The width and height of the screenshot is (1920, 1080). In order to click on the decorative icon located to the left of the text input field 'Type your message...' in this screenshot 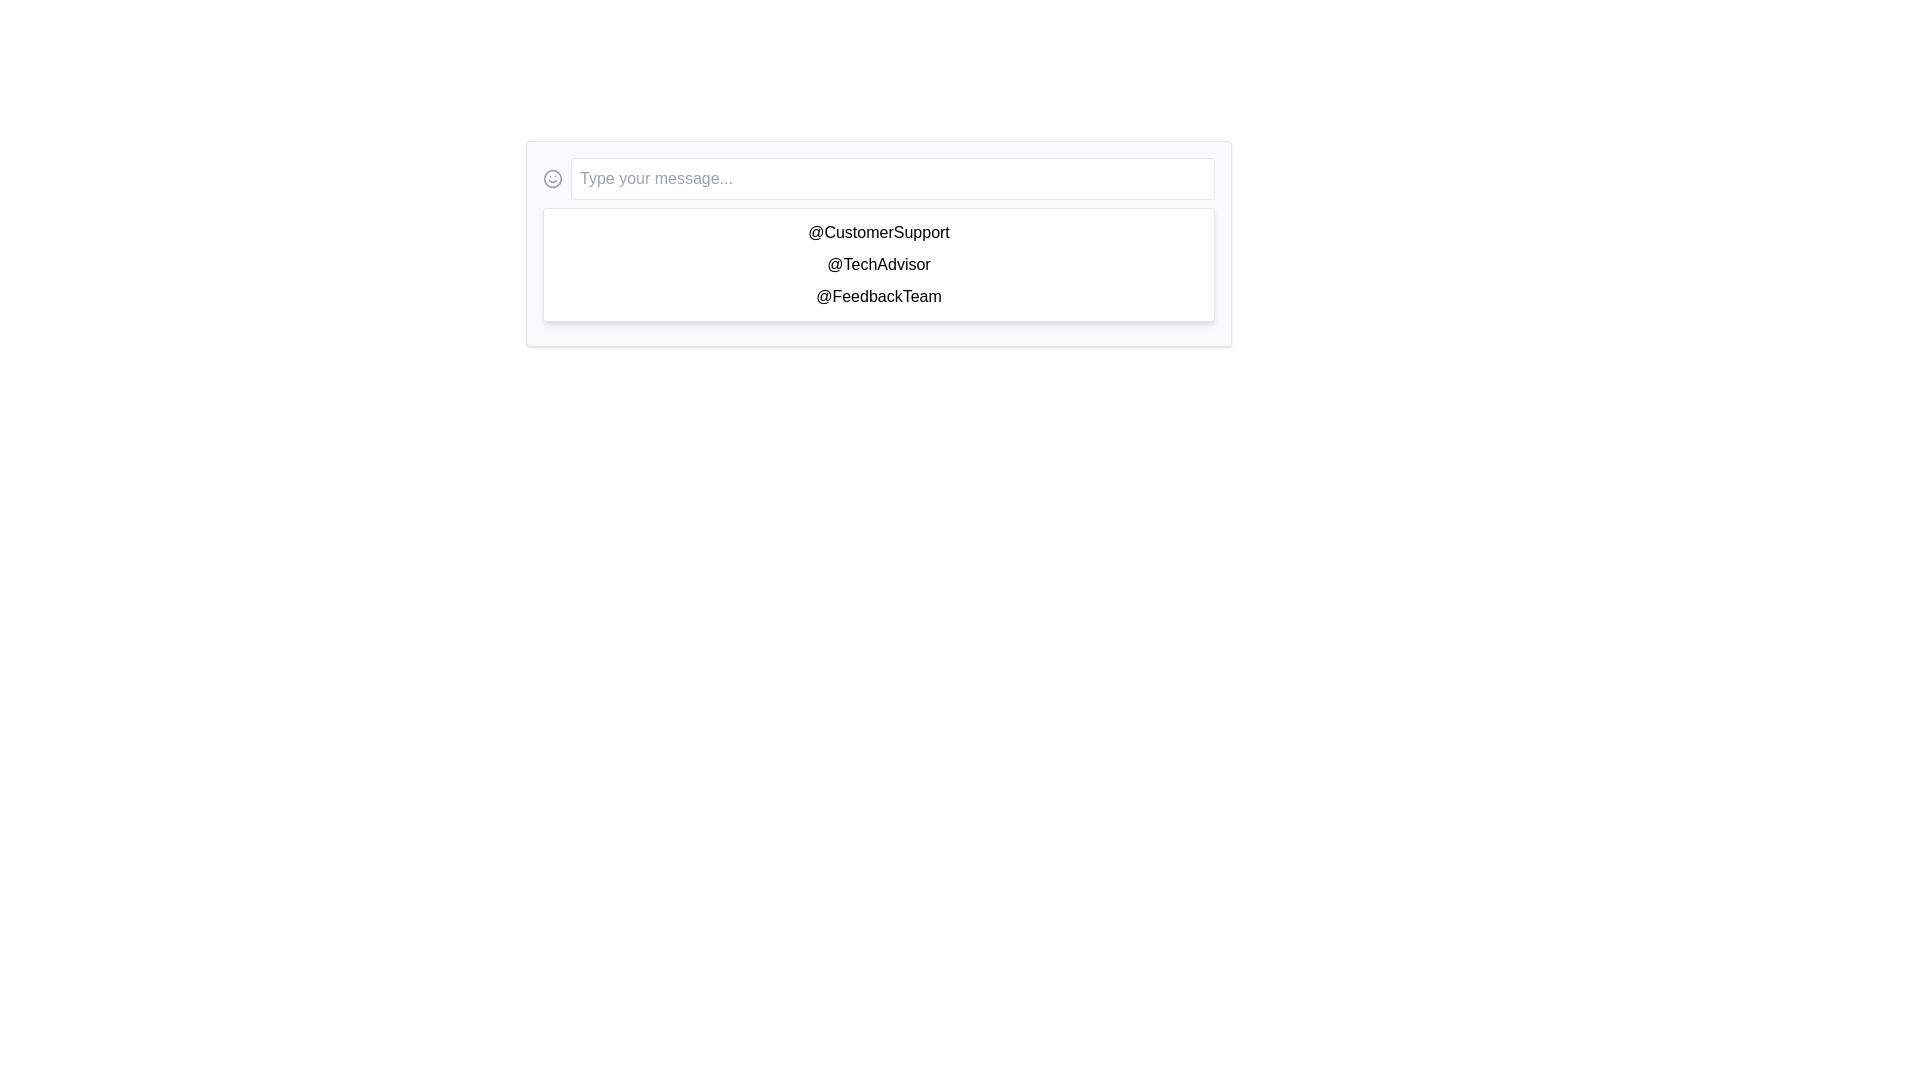, I will do `click(552, 177)`.